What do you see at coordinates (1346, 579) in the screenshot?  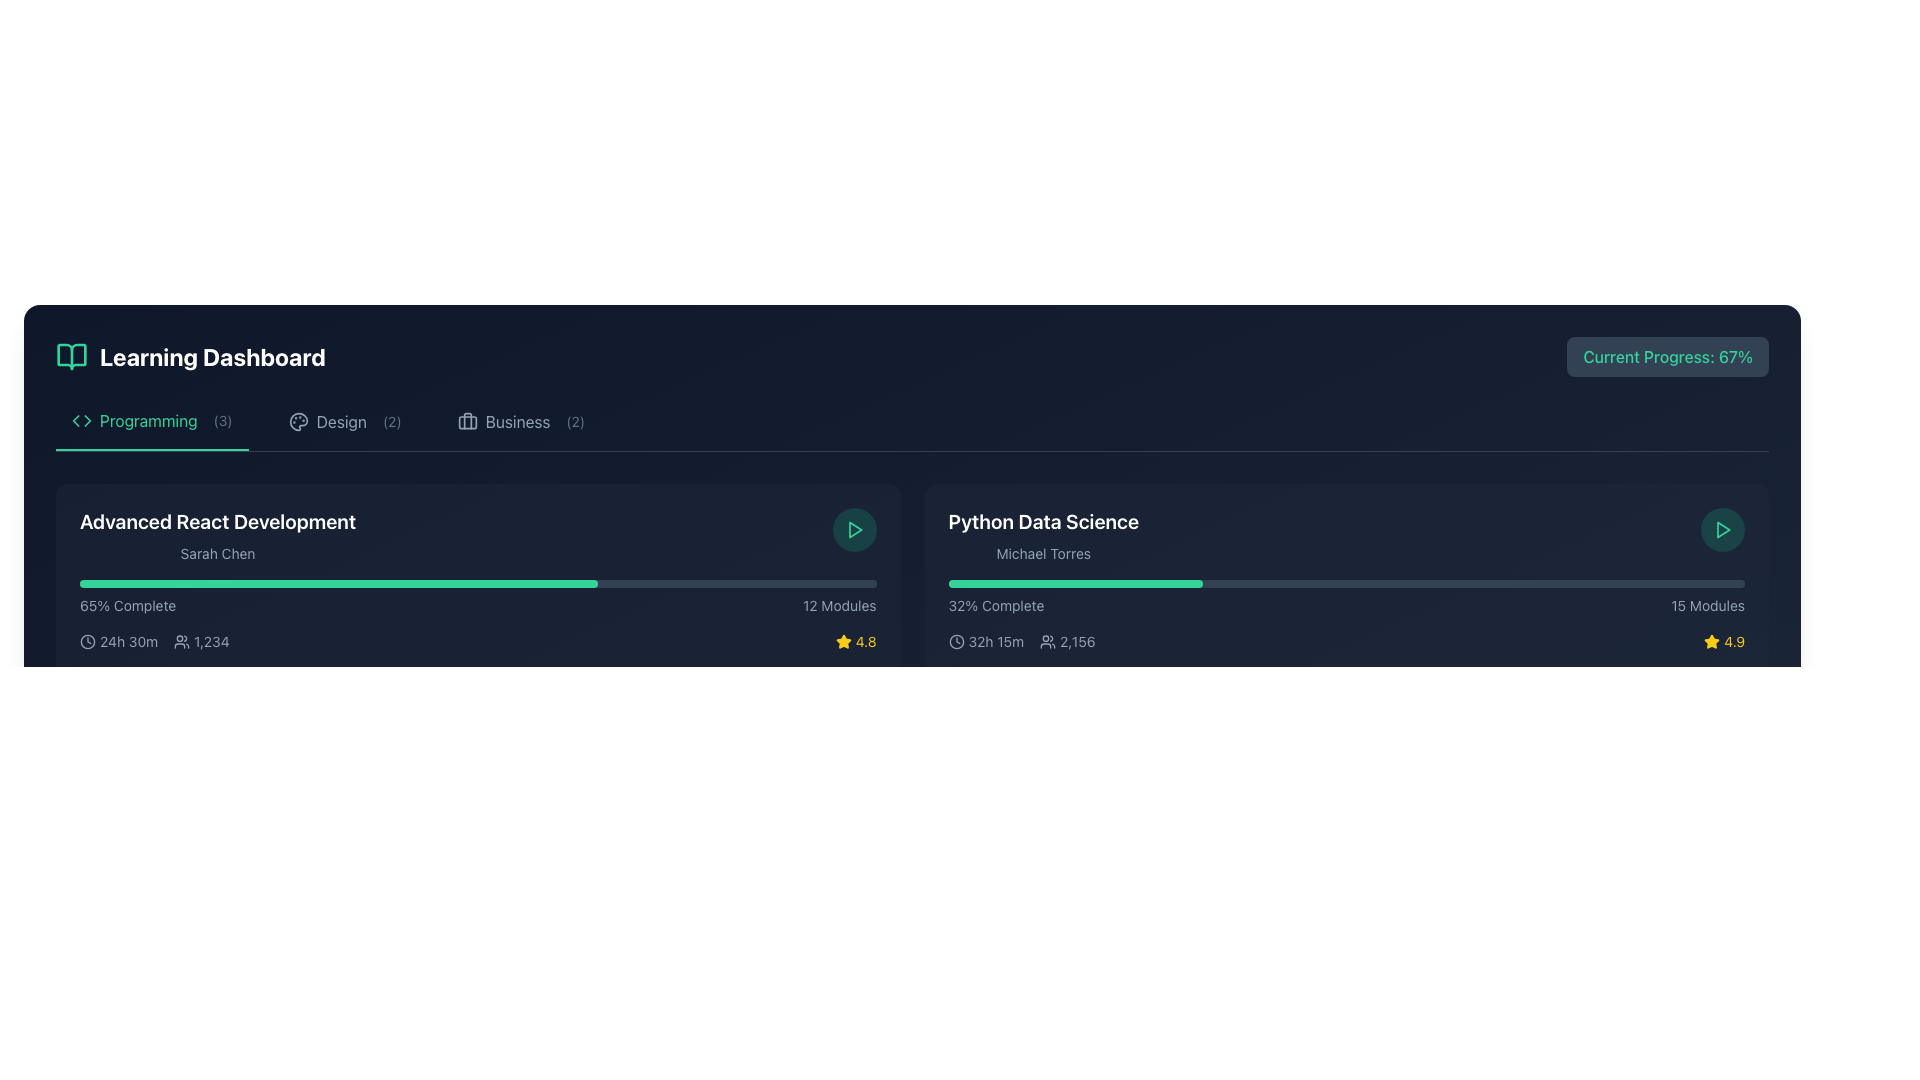 I see `the play icon in the 'Python Data Science' course card` at bounding box center [1346, 579].